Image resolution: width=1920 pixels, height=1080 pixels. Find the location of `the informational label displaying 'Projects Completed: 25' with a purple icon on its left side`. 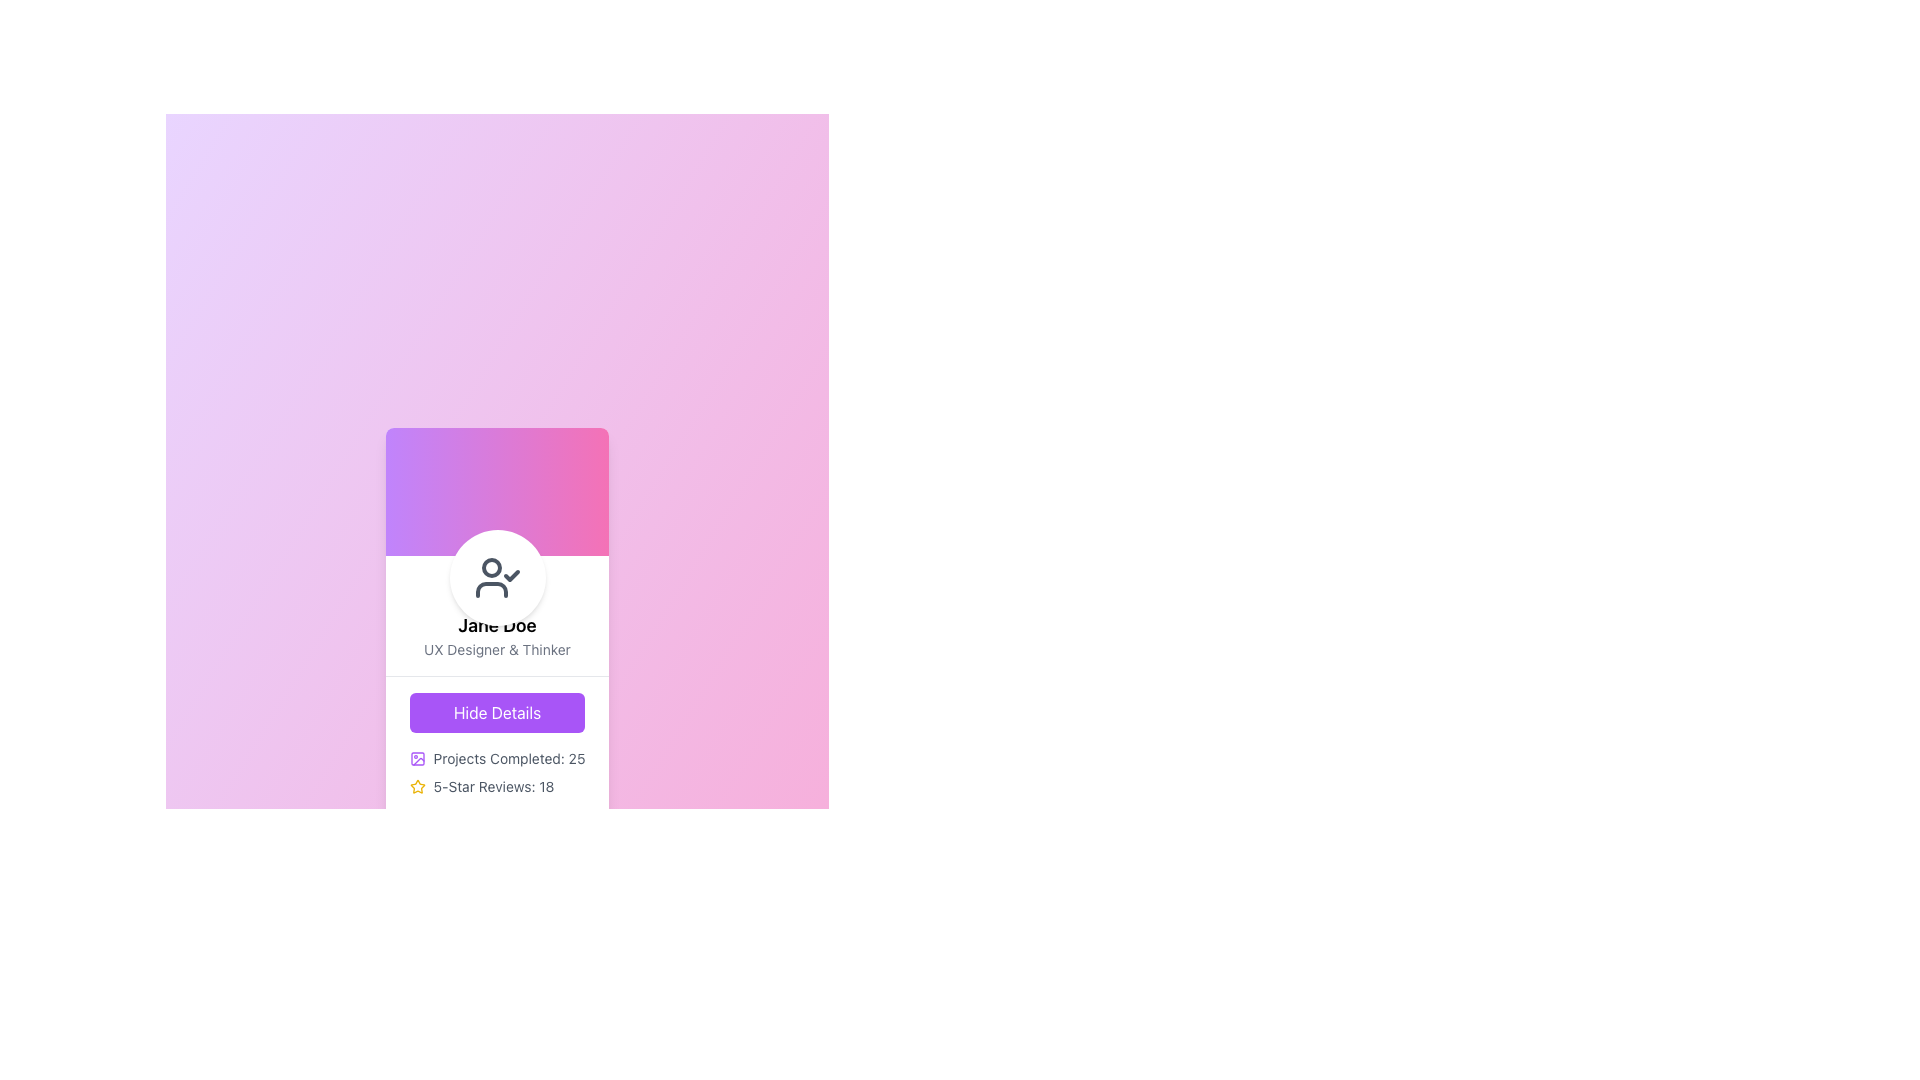

the informational label displaying 'Projects Completed: 25' with a purple icon on its left side is located at coordinates (497, 758).